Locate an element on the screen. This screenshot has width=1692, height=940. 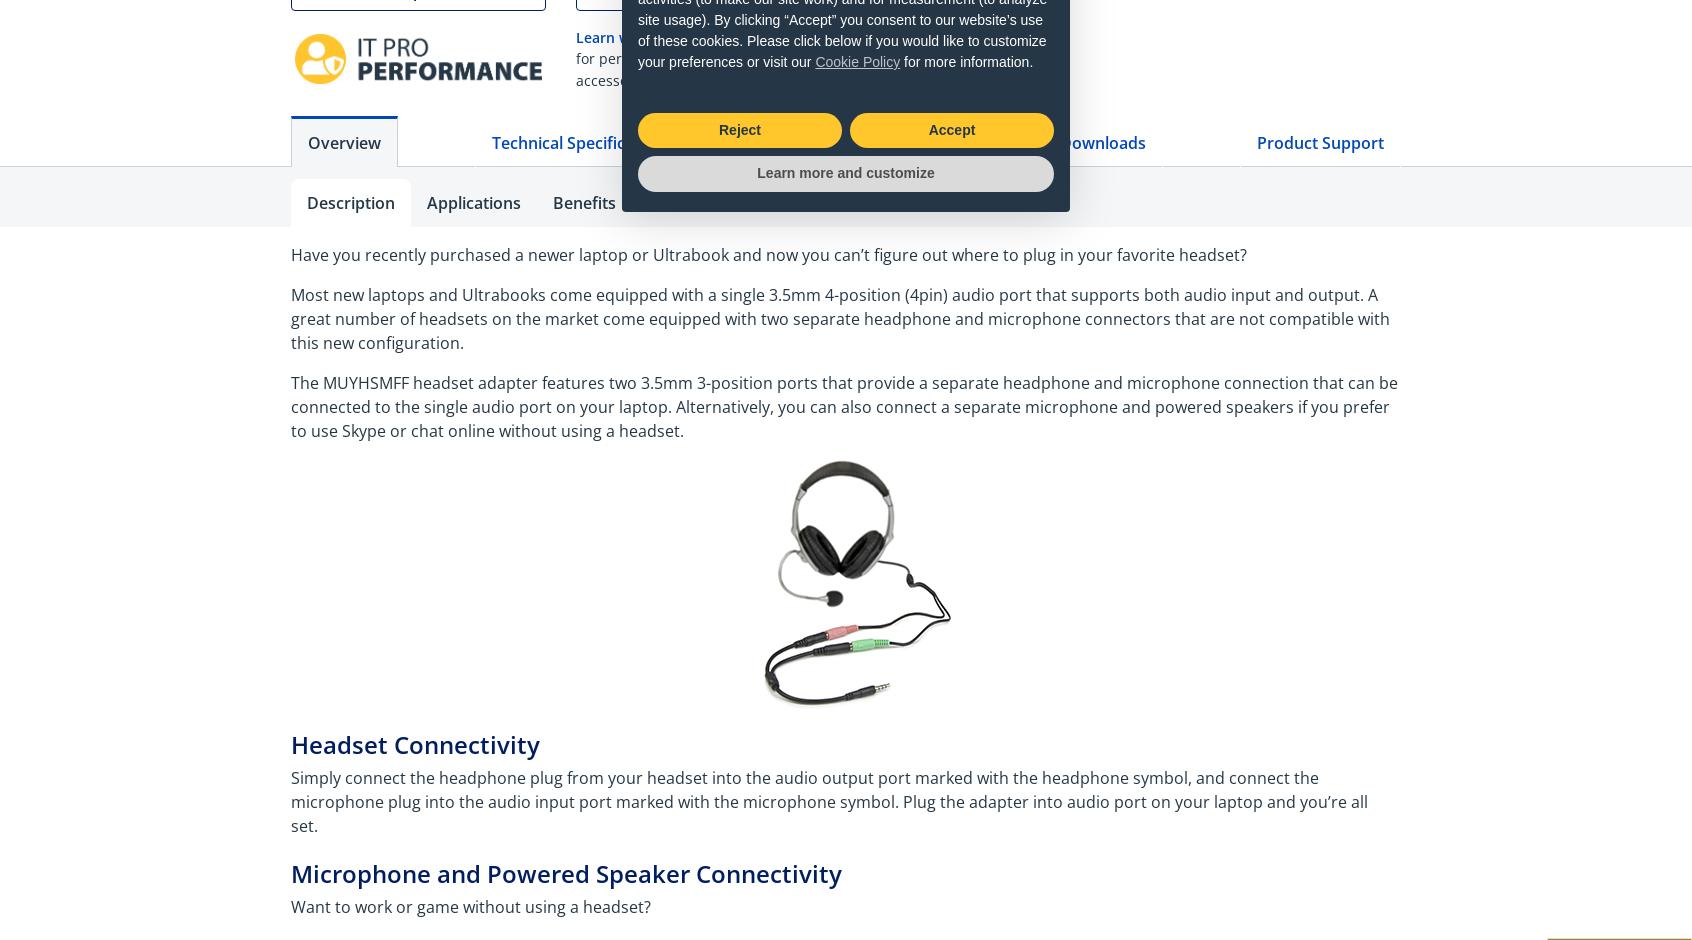
'Accept' is located at coordinates (951, 127).